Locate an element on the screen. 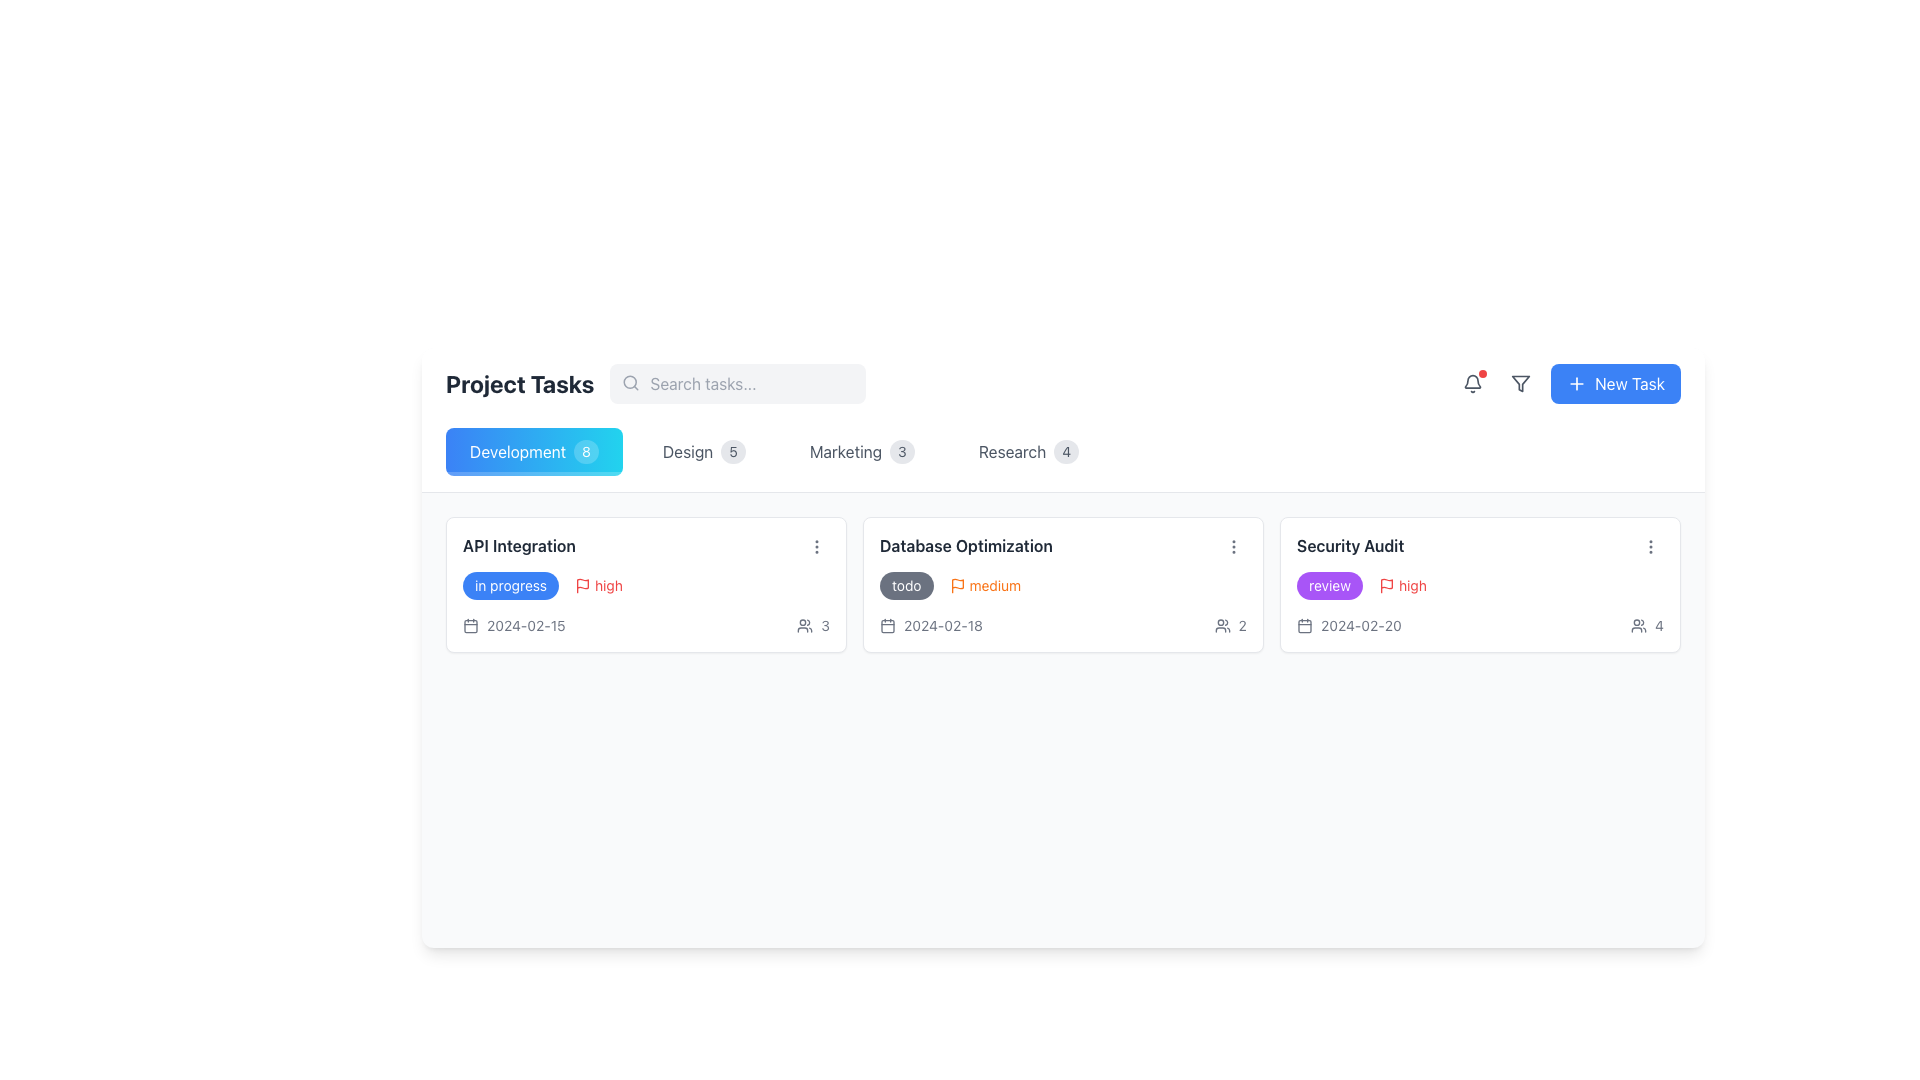 This screenshot has width=1920, height=1080. the button located on the far-right above the task details in the 'Database Optimization' card is located at coordinates (1232, 547).